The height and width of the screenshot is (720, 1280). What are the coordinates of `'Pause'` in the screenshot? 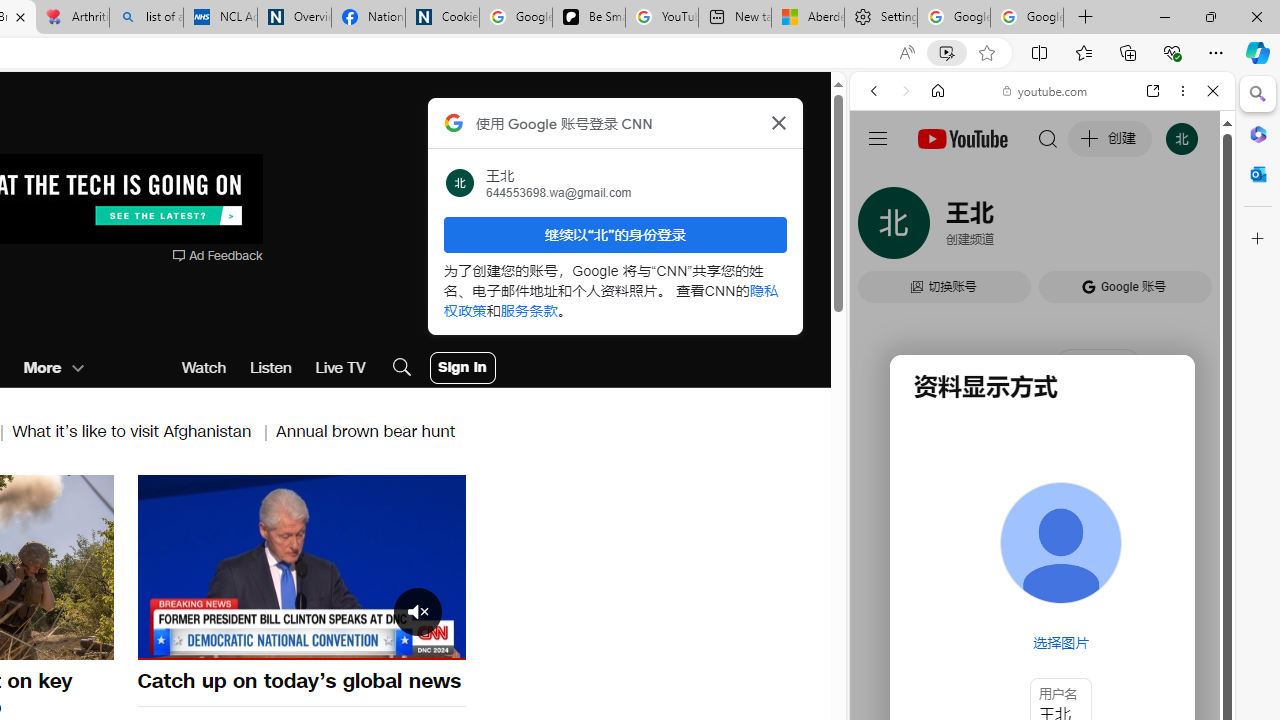 It's located at (300, 565).